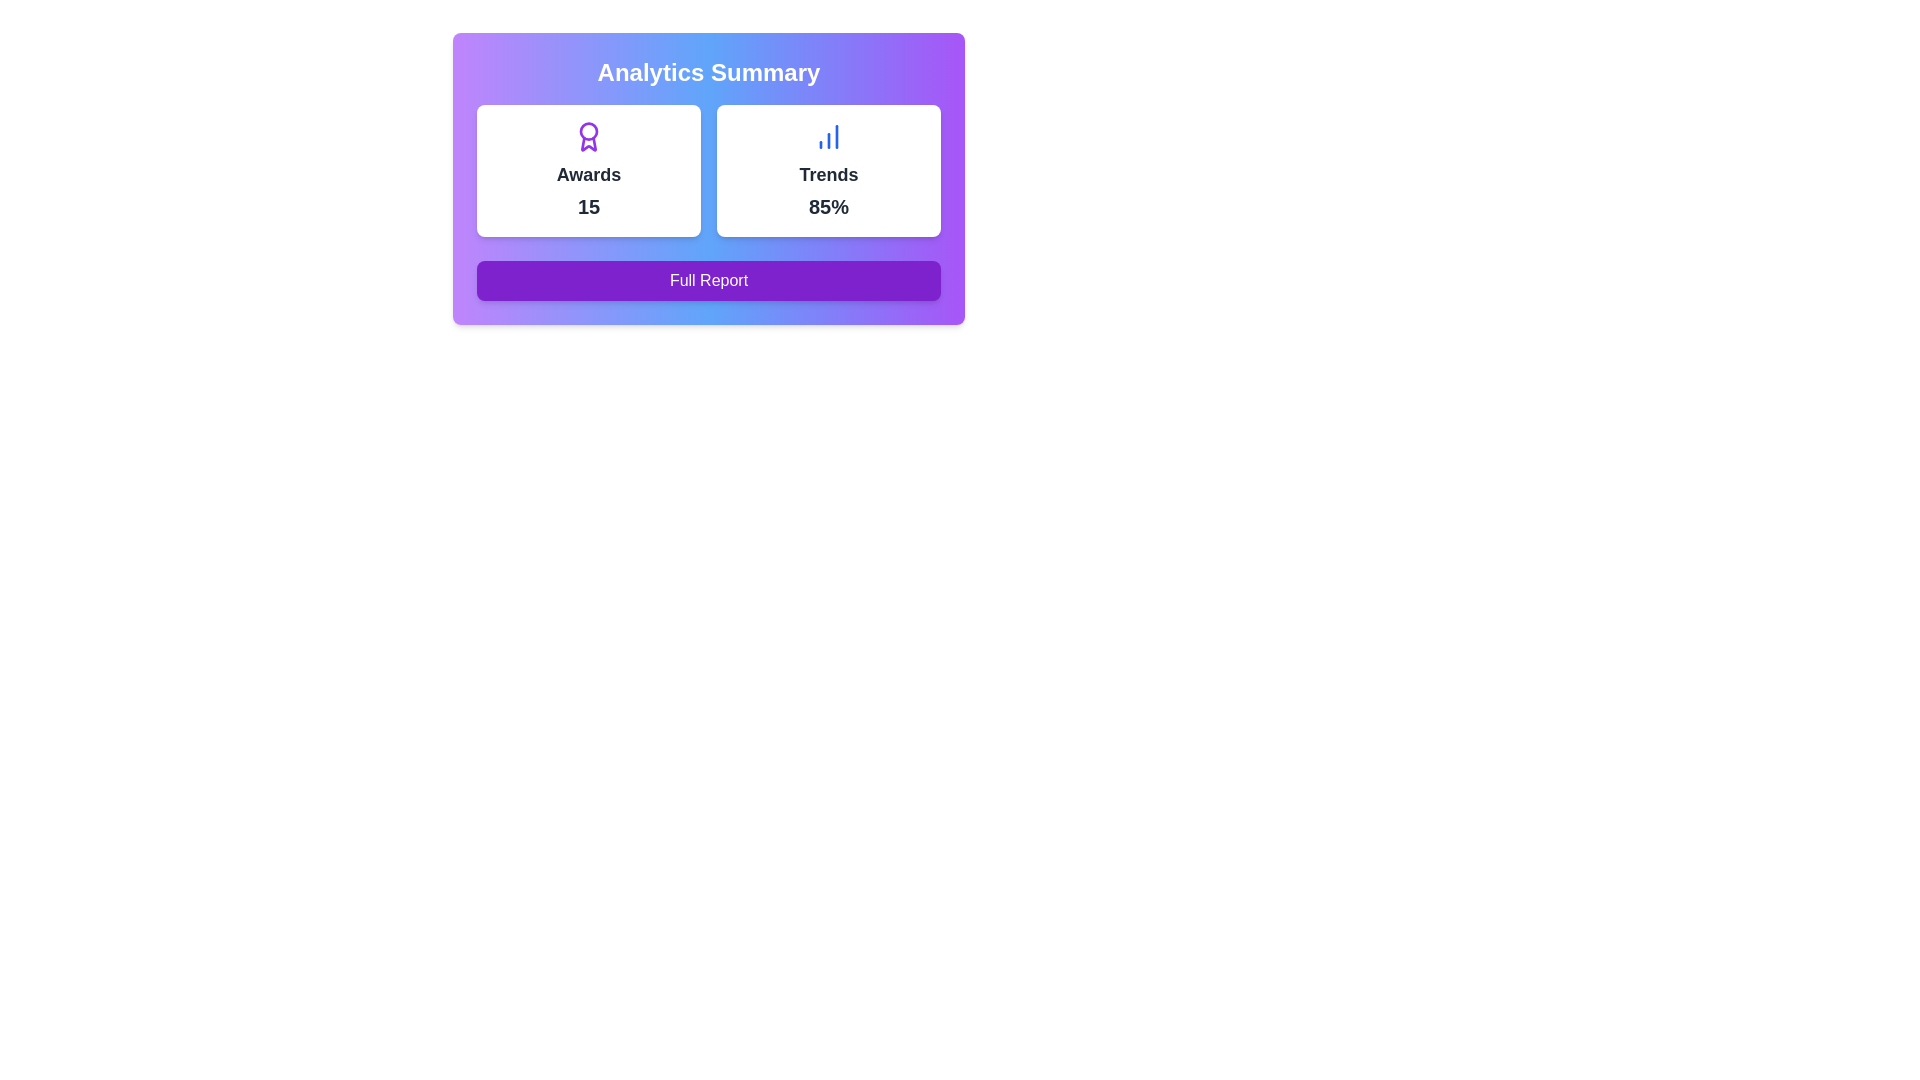 The width and height of the screenshot is (1920, 1080). Describe the element at coordinates (829, 136) in the screenshot. I see `the graphical icon that represents data trends in the 'Trends' box of the 'Analytics Summary' card, located just above the numerical text ('85%')` at that location.